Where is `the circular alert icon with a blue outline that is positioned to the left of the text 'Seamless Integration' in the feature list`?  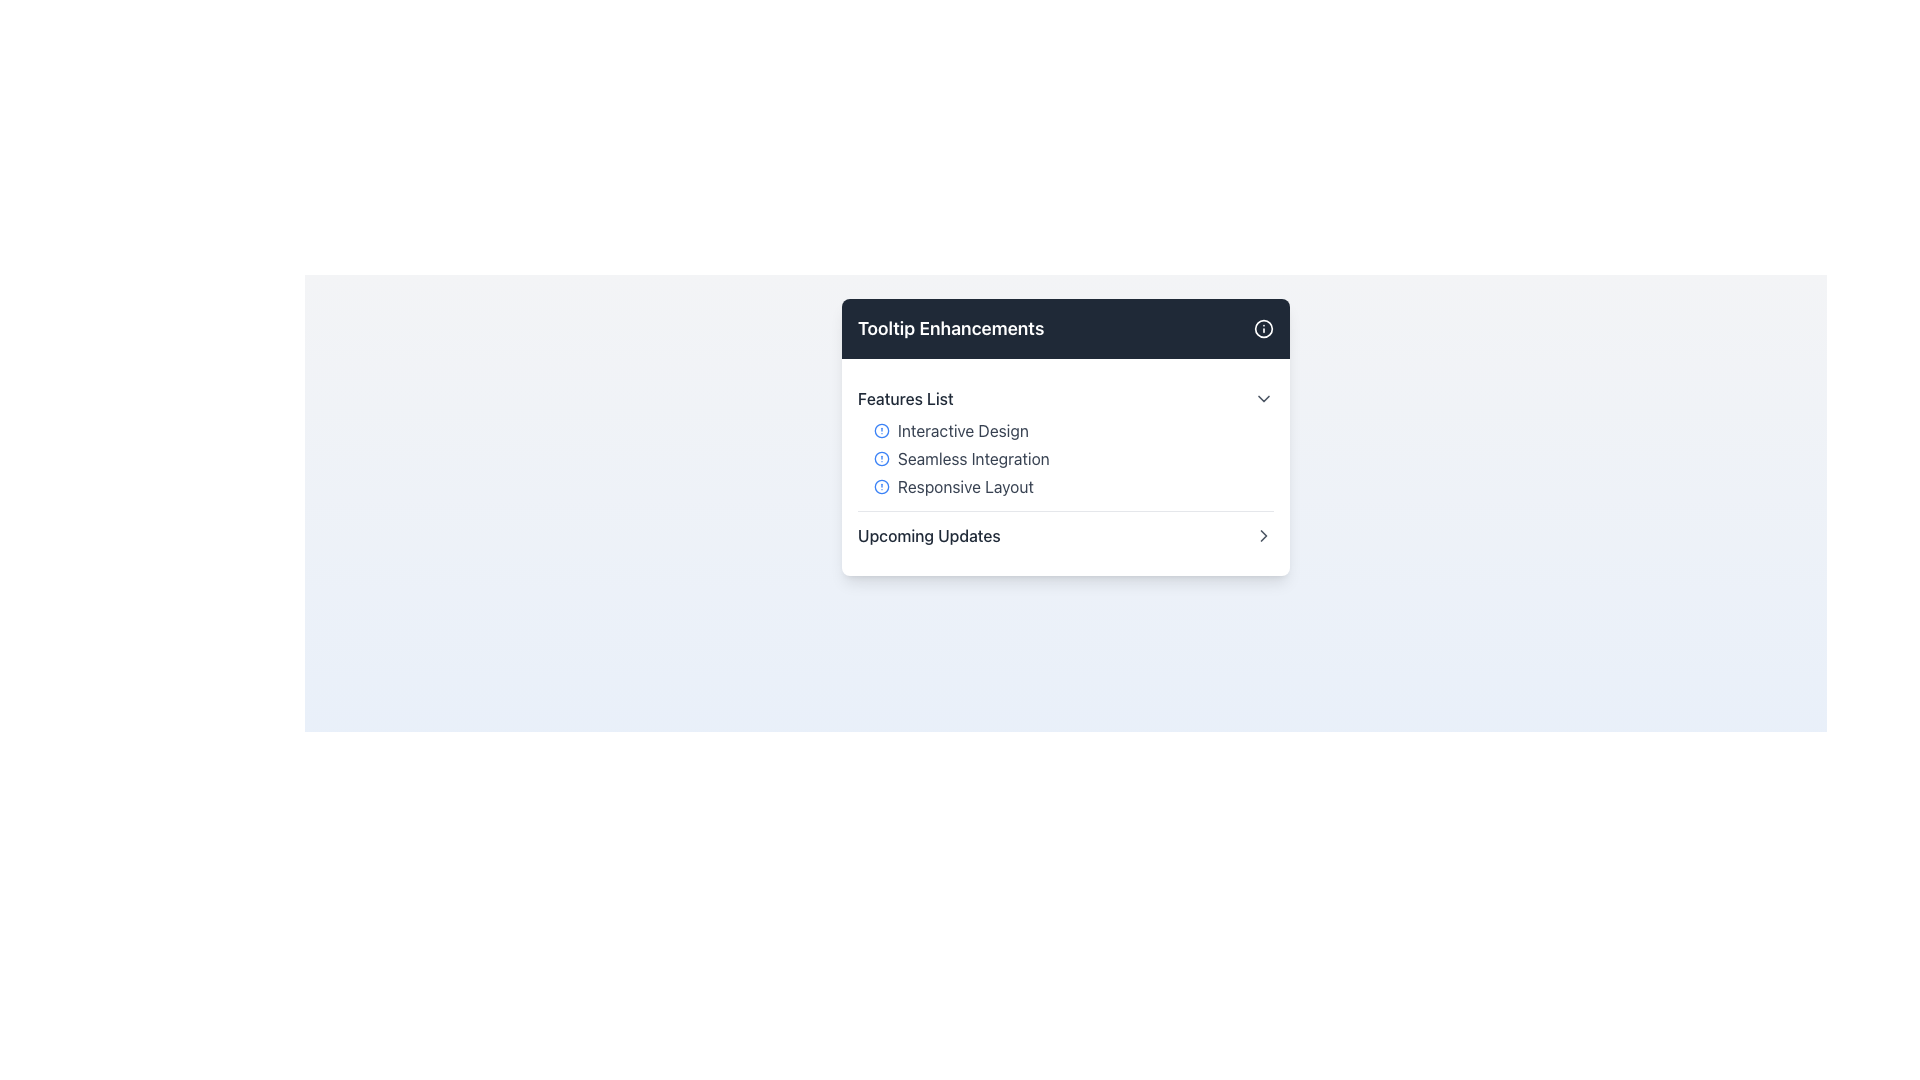 the circular alert icon with a blue outline that is positioned to the left of the text 'Seamless Integration' in the feature list is located at coordinates (881, 459).